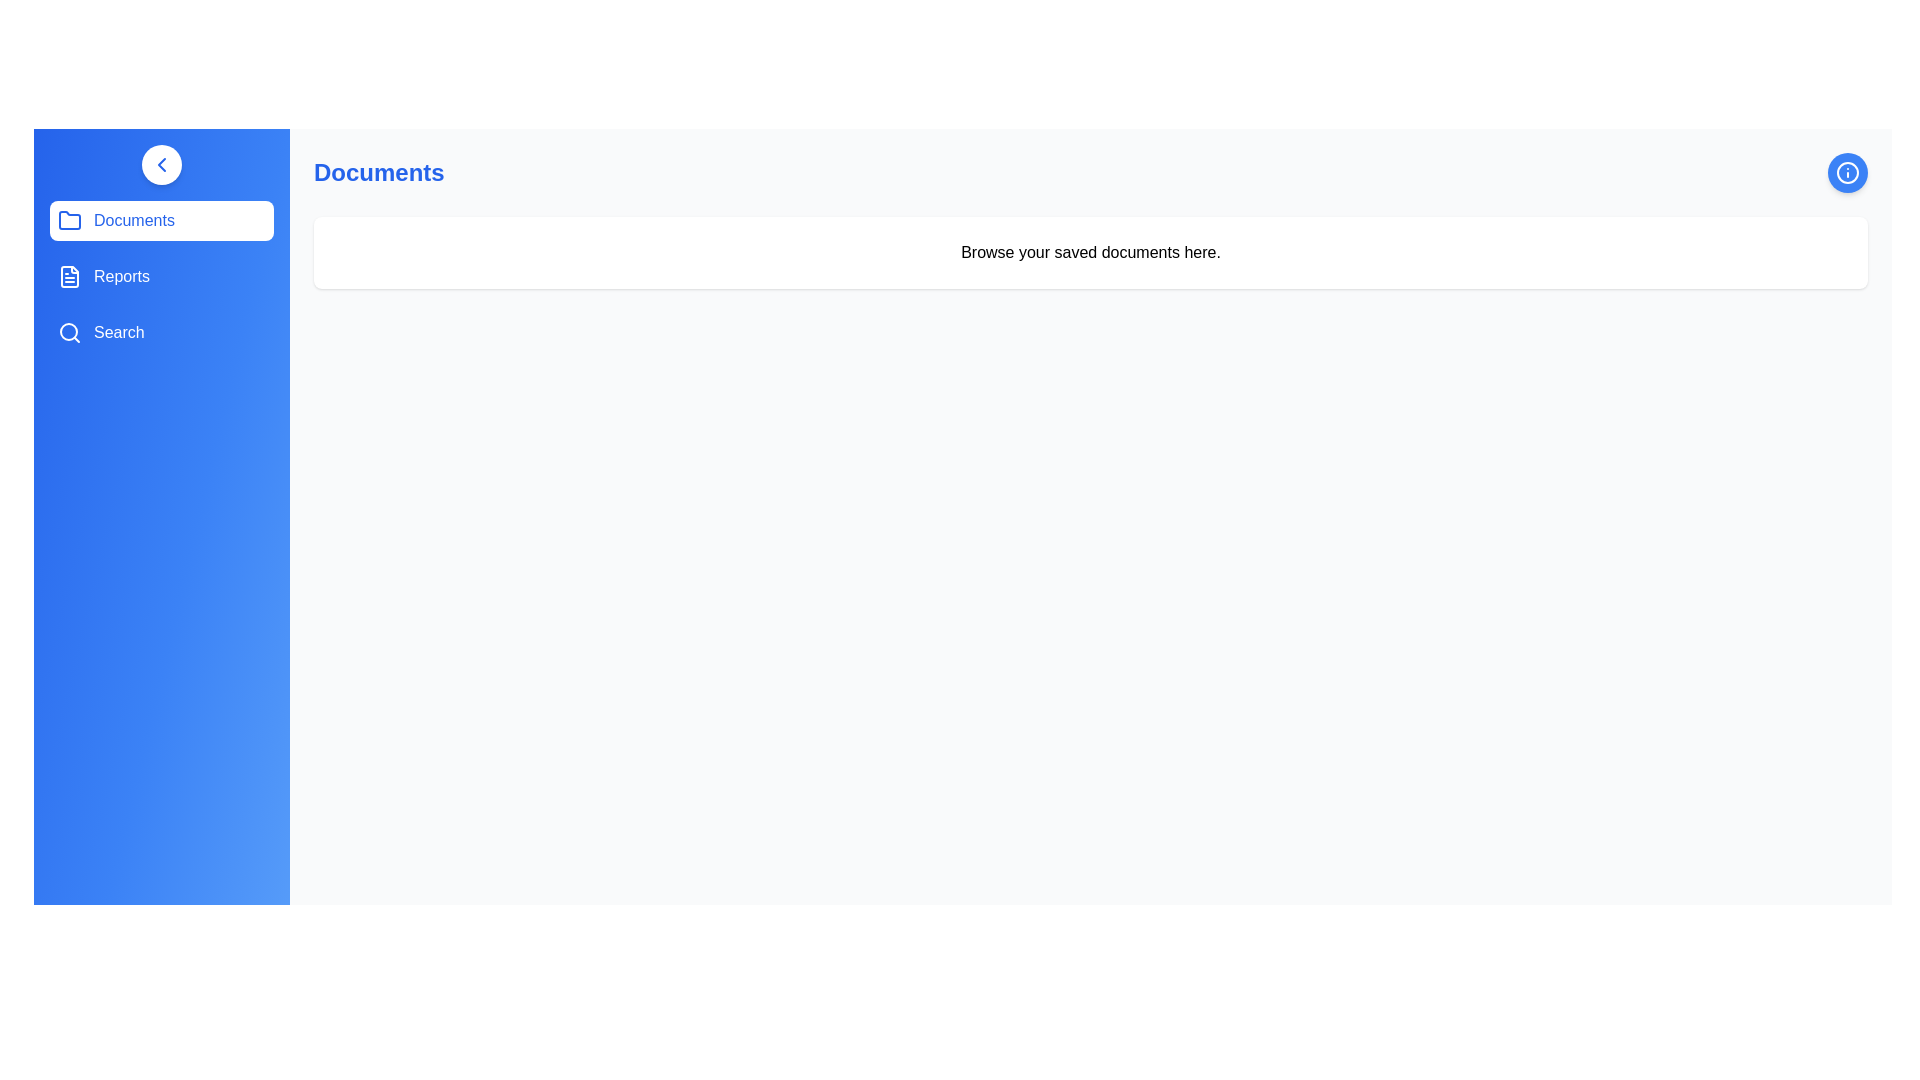 This screenshot has height=1080, width=1920. What do you see at coordinates (162, 164) in the screenshot?
I see `the toggle button to open or close the drawer` at bounding box center [162, 164].